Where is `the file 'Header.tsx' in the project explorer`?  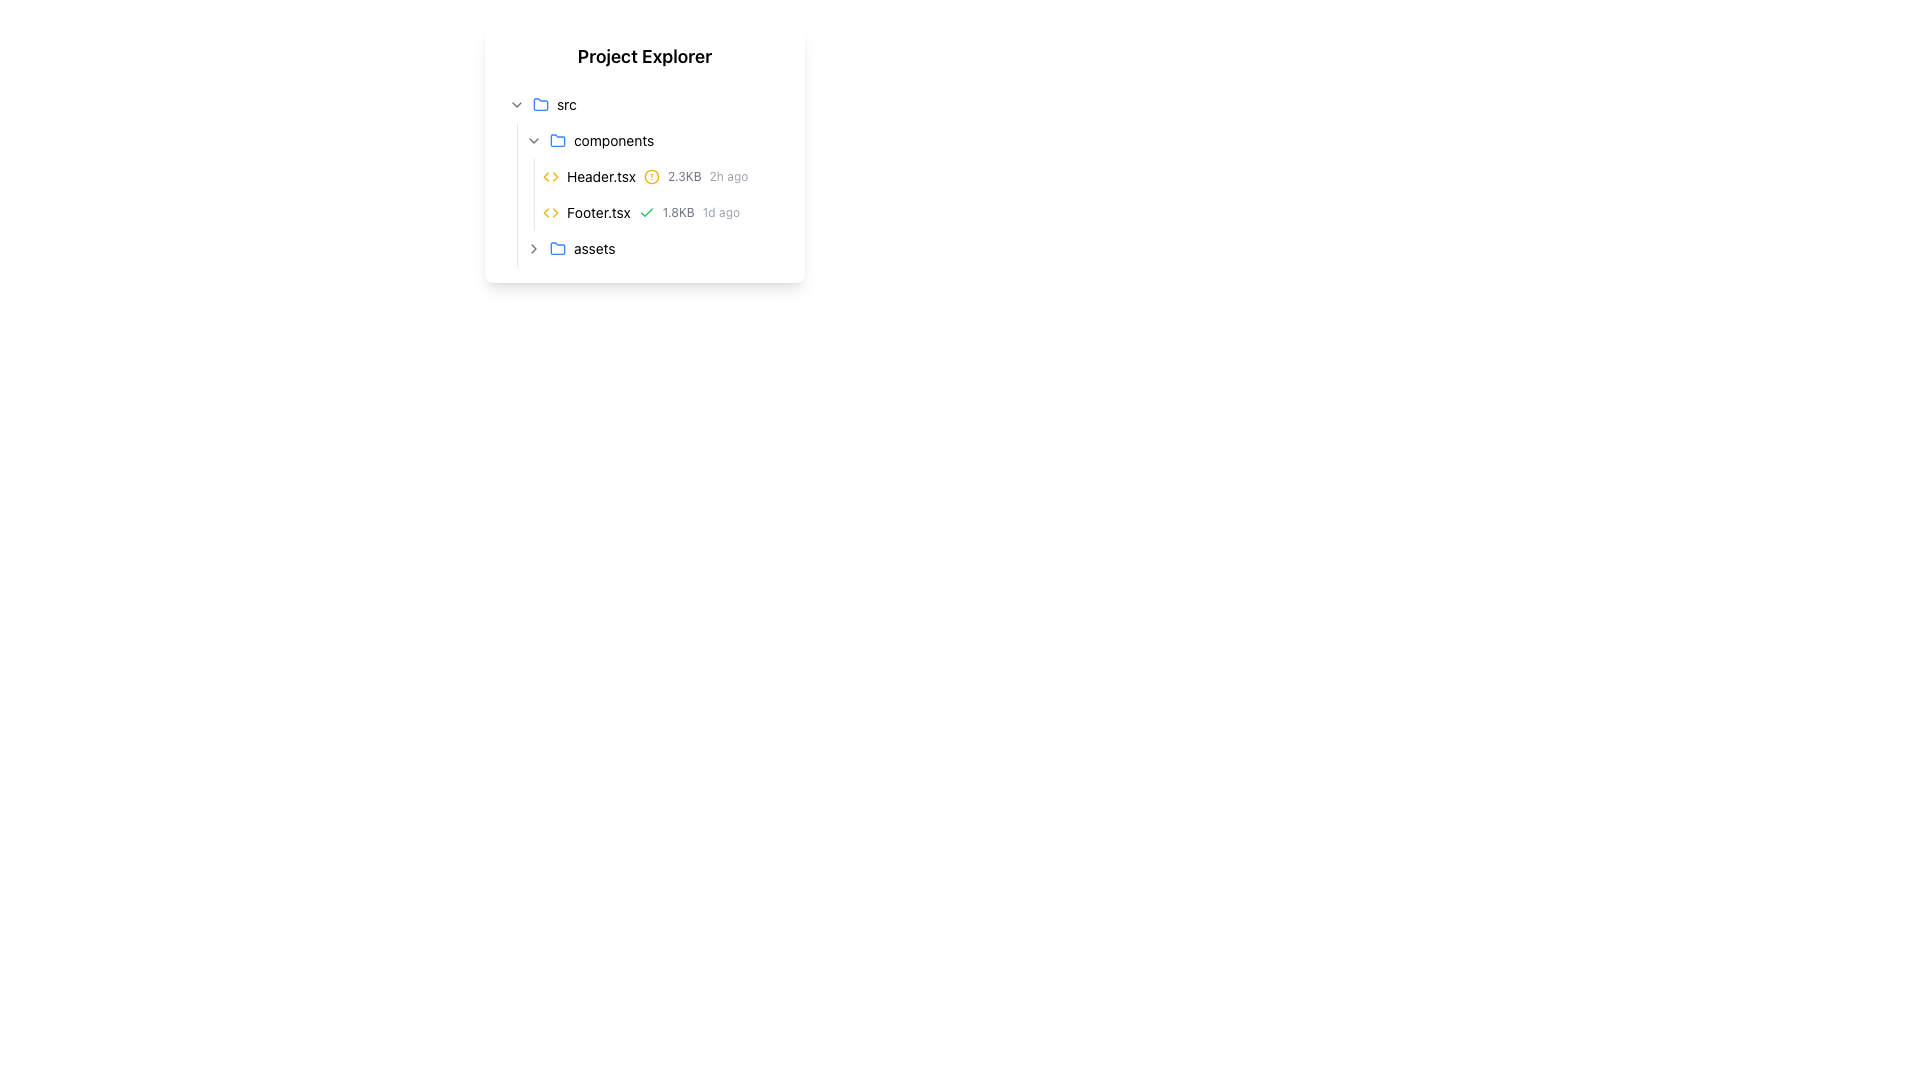
the file 'Header.tsx' in the project explorer is located at coordinates (662, 176).